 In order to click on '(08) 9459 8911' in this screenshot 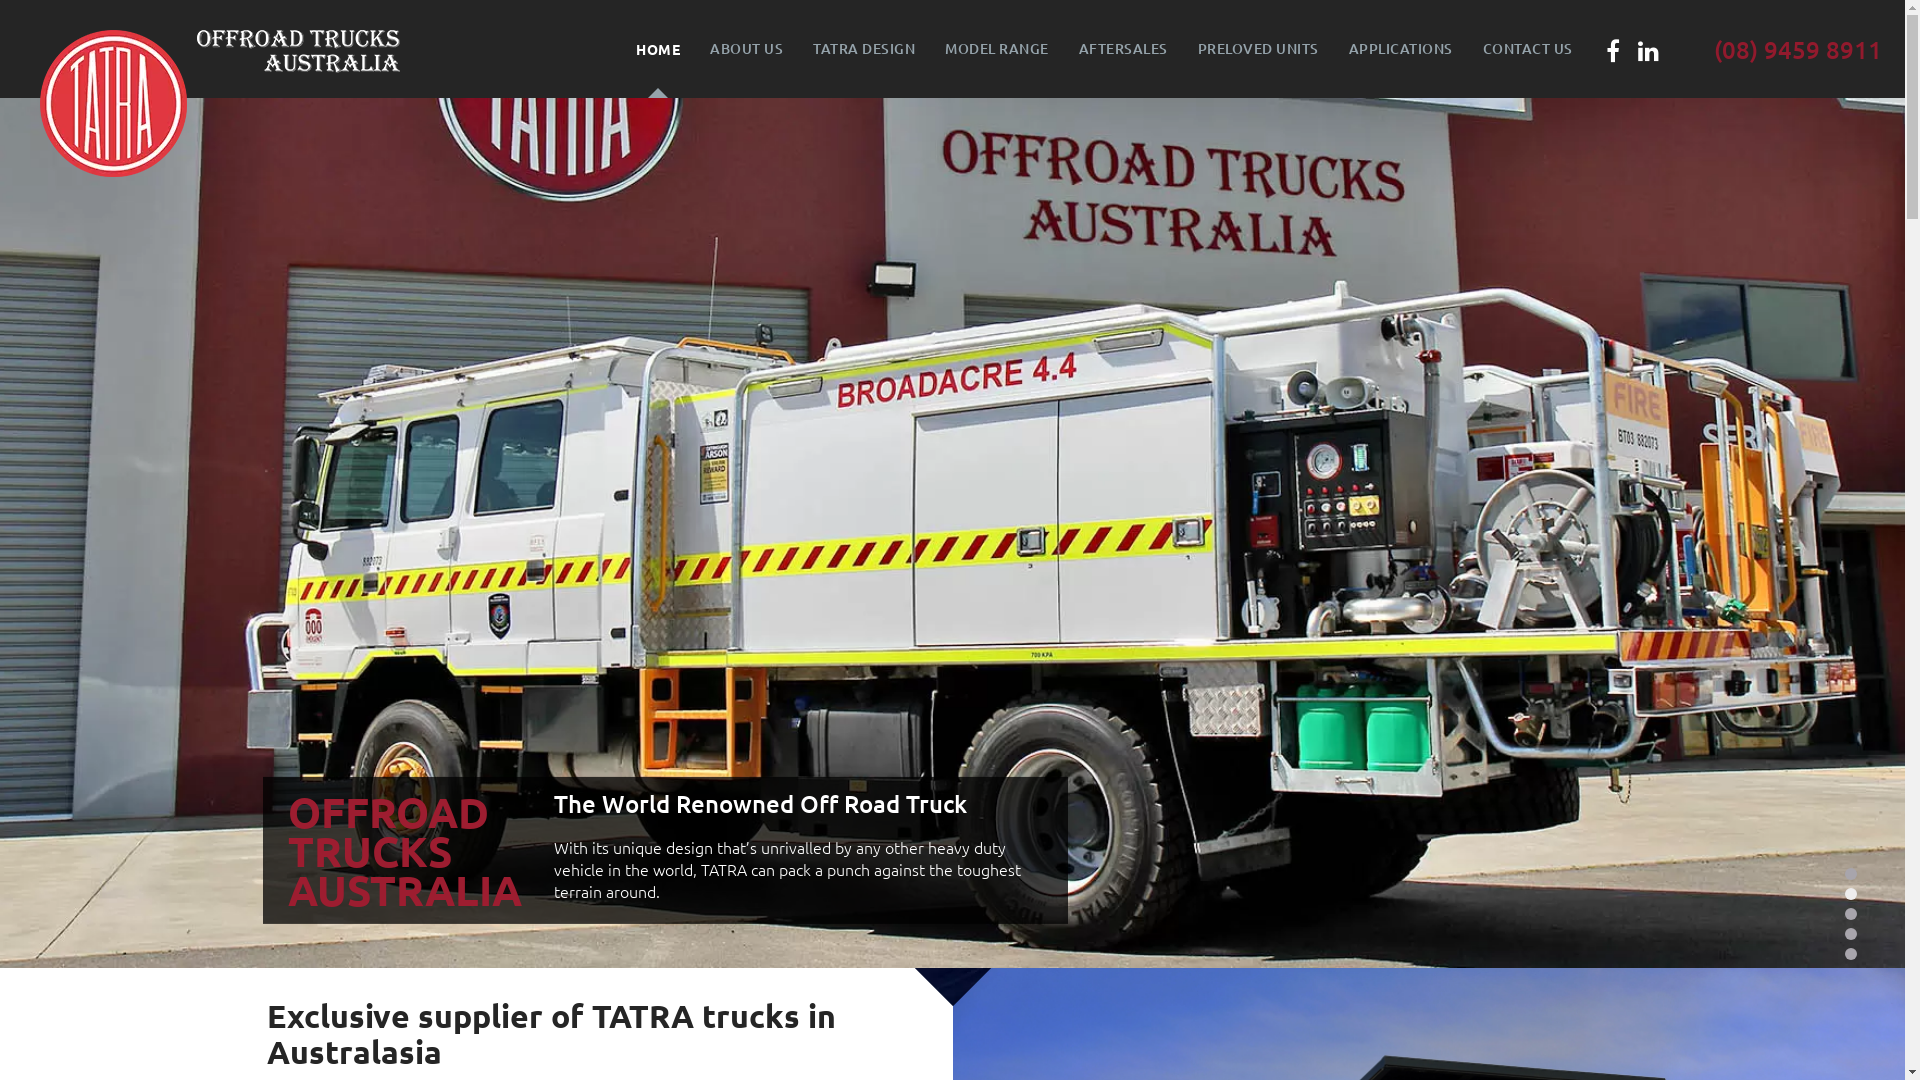, I will do `click(1798, 49)`.